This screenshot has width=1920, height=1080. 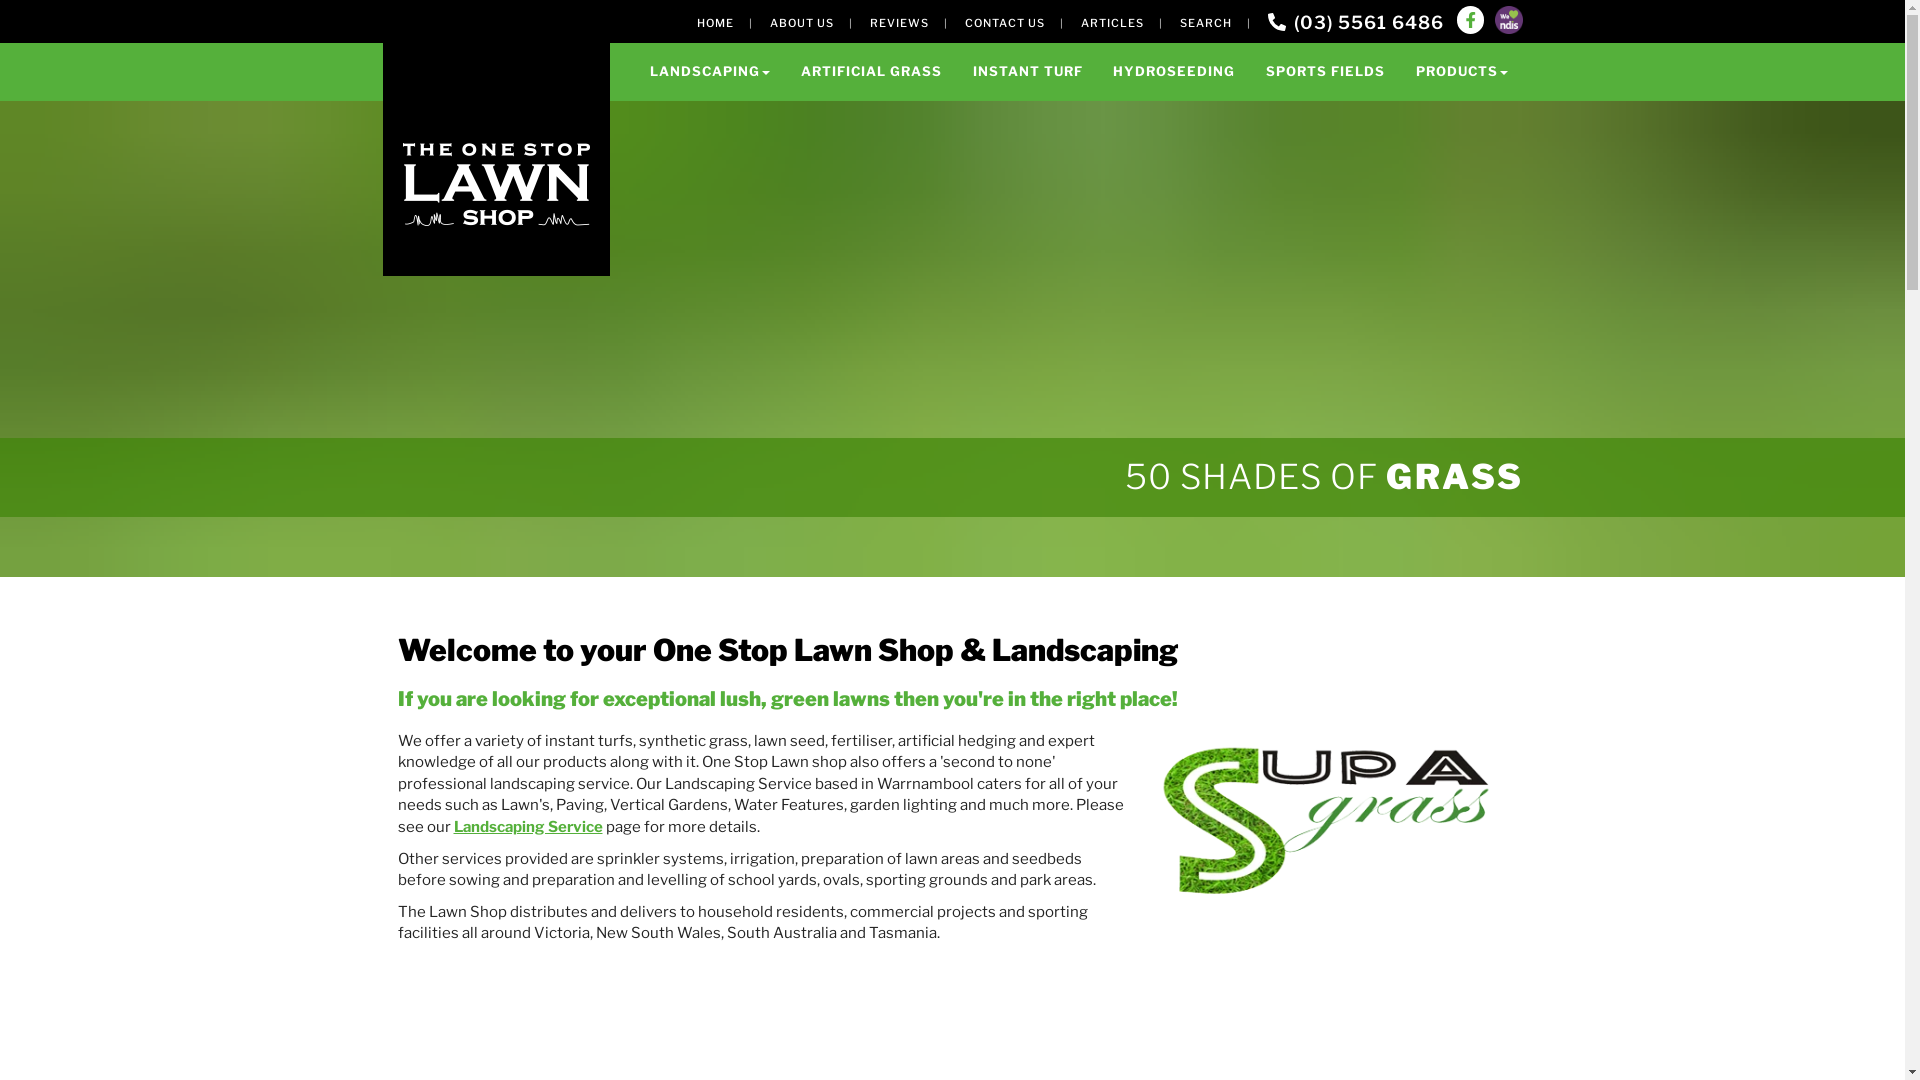 I want to click on 'HYDROSEEDING', so click(x=1174, y=71).